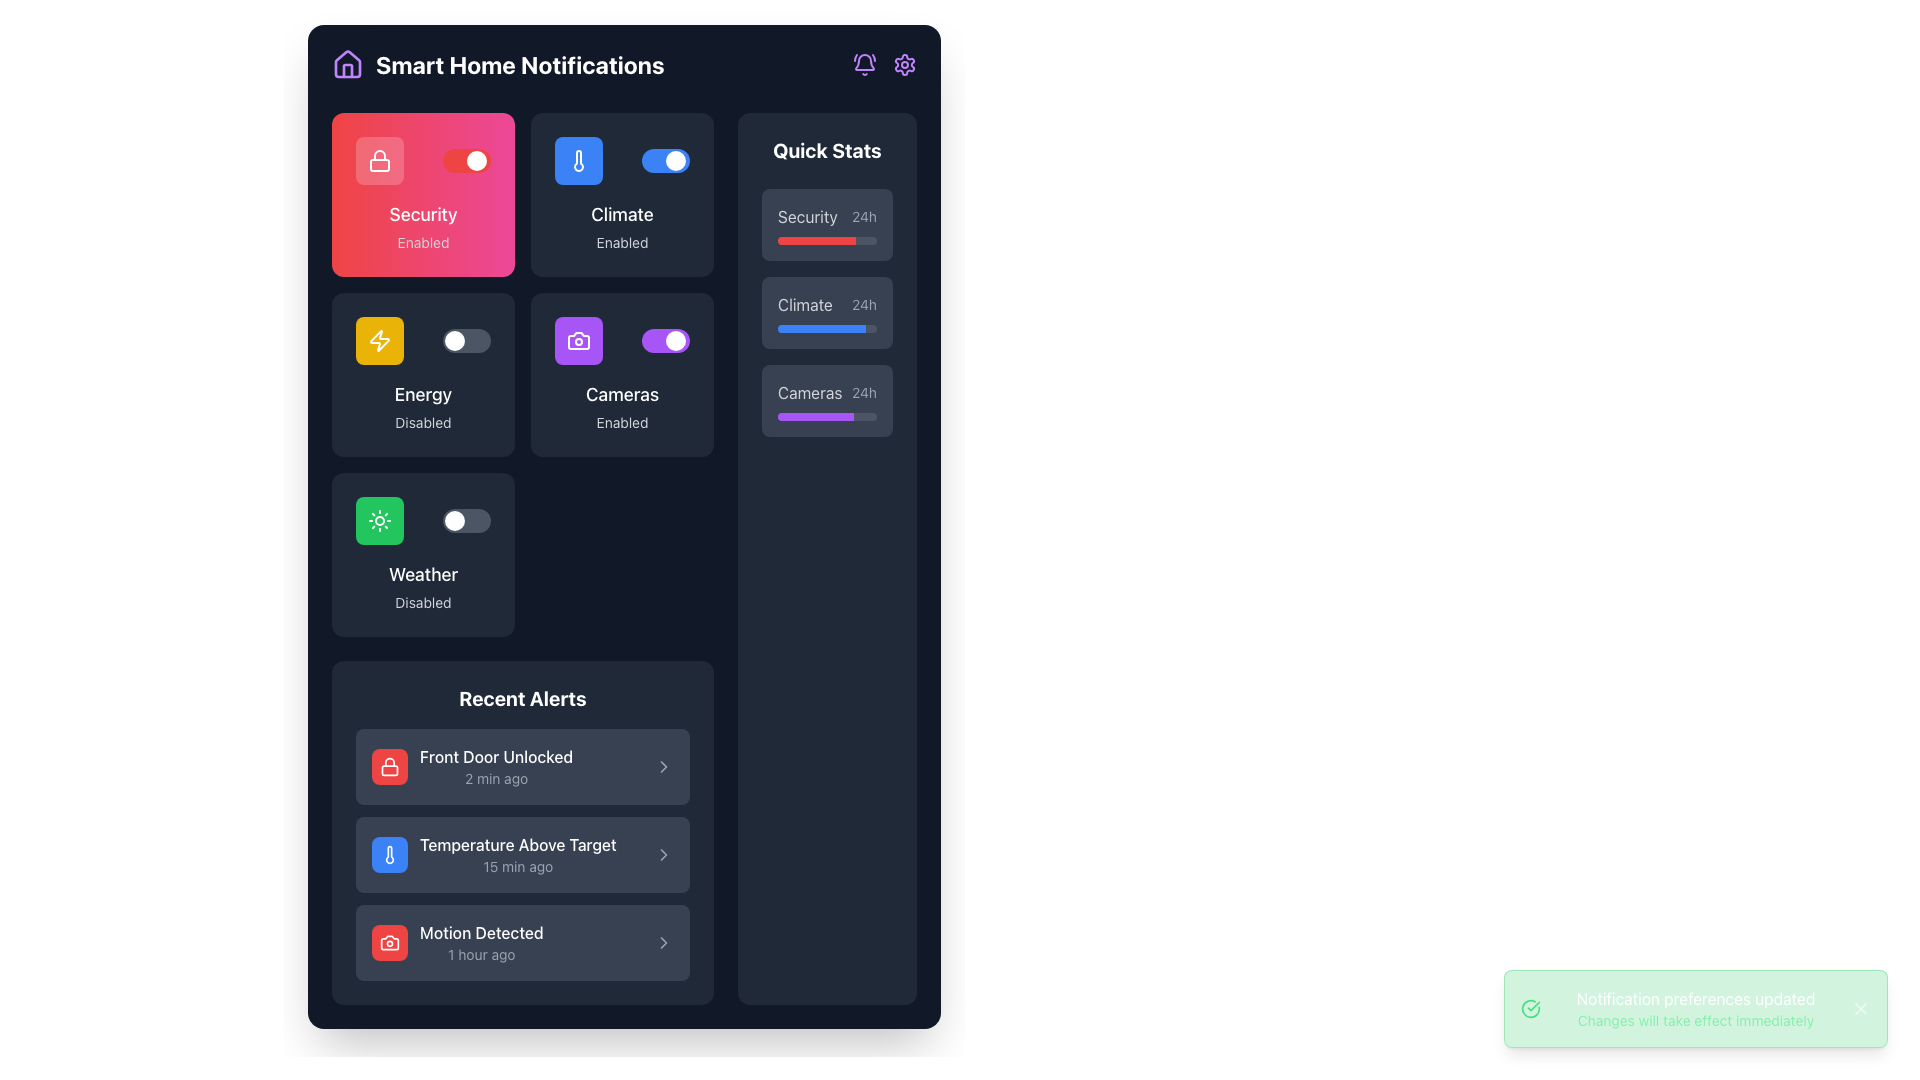  What do you see at coordinates (379, 339) in the screenshot?
I see `the lightning bolt icon in the rounded yellow square located in the first column, second row of the grid in the 'Smart Home Notifications' interface` at bounding box center [379, 339].